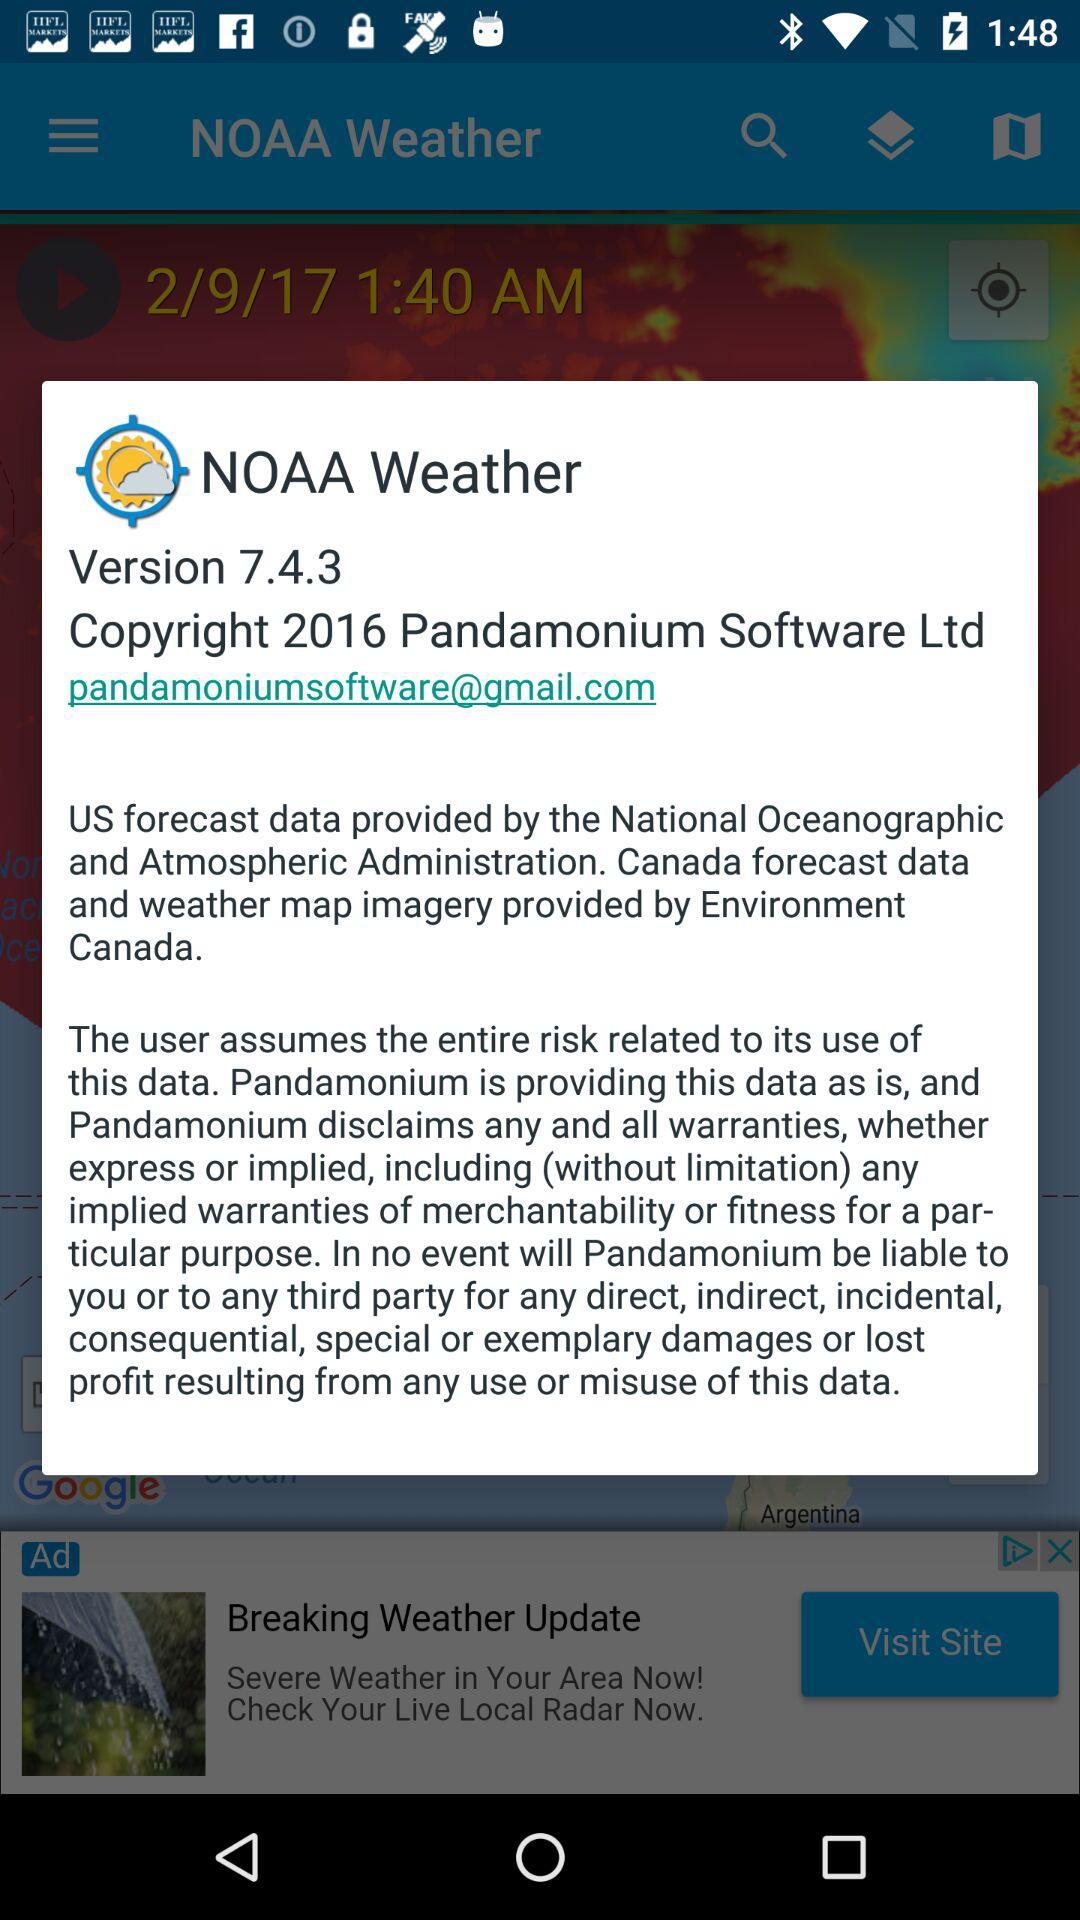 The width and height of the screenshot is (1080, 1920). I want to click on icon below the copyright 2016 pandamonium item, so click(362, 685).